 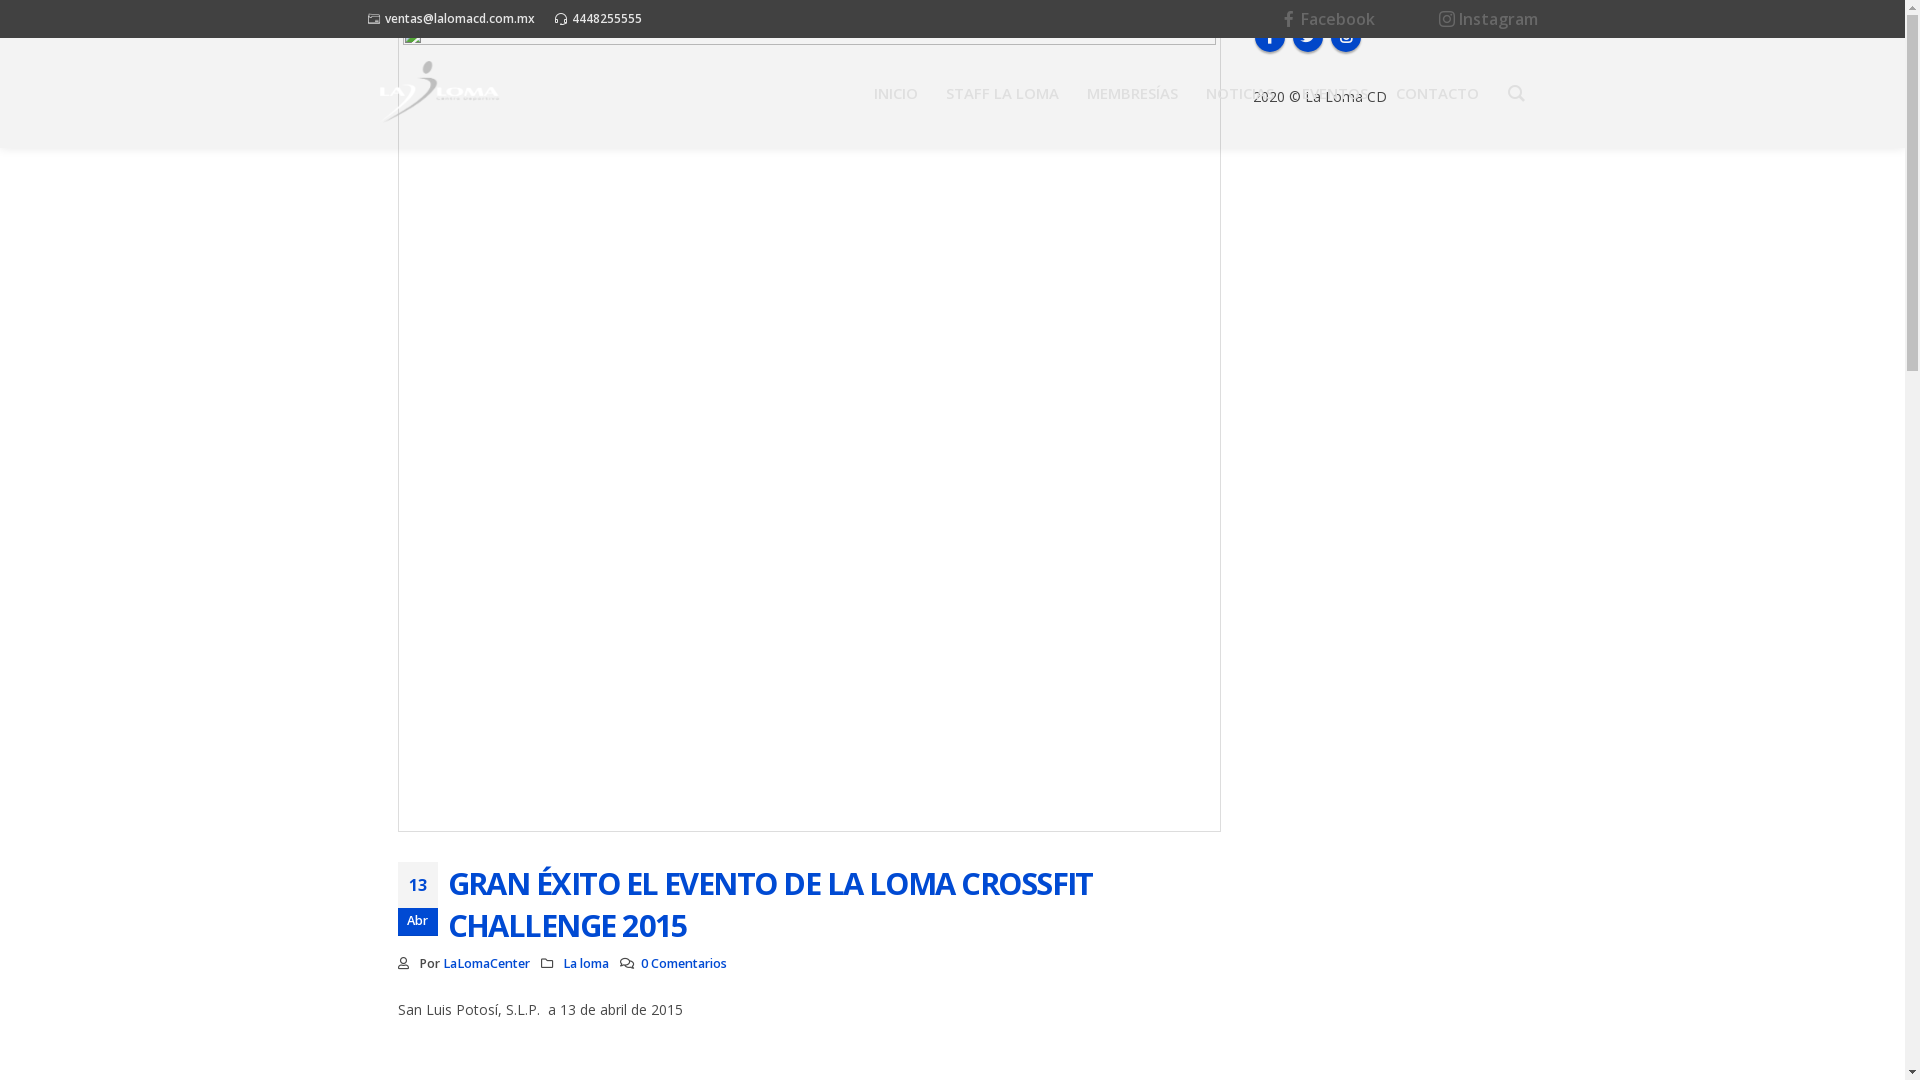 What do you see at coordinates (1437, 19) in the screenshot?
I see `'Instagram'` at bounding box center [1437, 19].